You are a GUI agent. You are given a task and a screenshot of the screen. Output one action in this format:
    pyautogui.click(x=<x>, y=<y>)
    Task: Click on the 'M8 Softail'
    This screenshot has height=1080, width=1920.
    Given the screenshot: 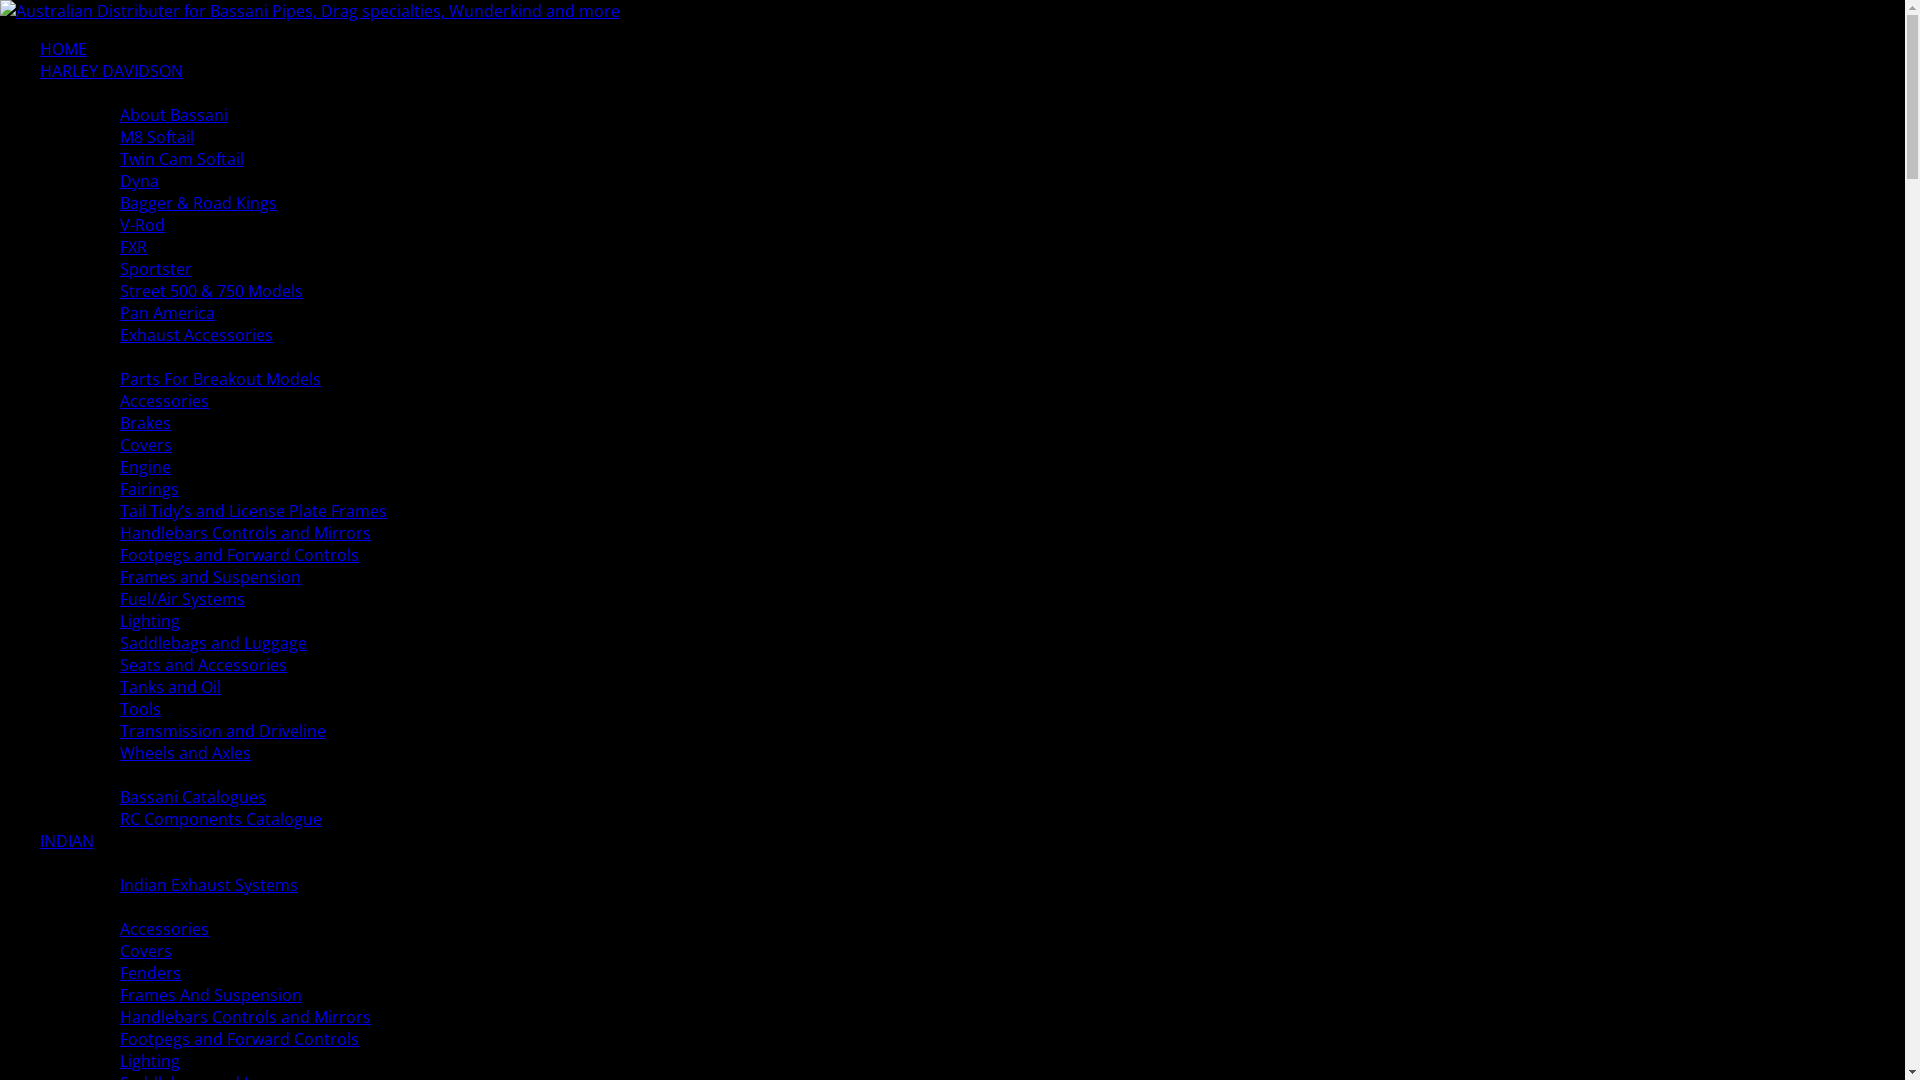 What is the action you would take?
    pyautogui.click(x=156, y=136)
    